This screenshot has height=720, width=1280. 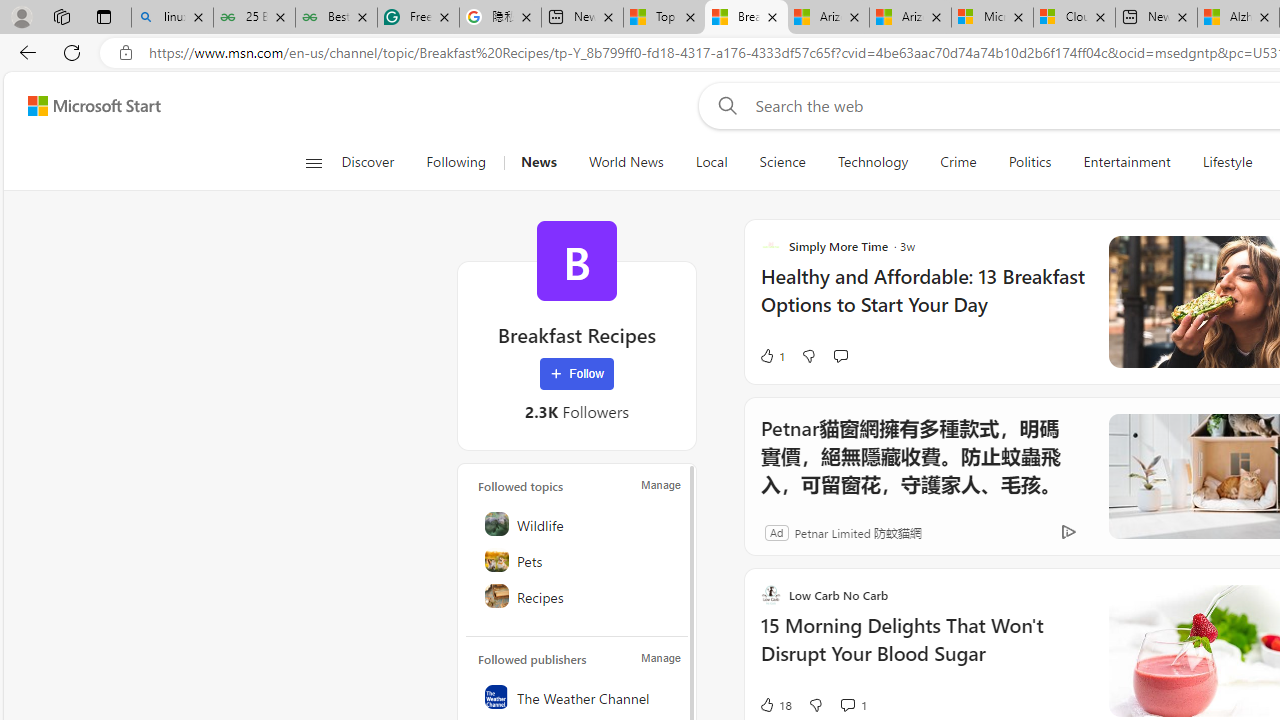 I want to click on 'World News', so click(x=624, y=162).